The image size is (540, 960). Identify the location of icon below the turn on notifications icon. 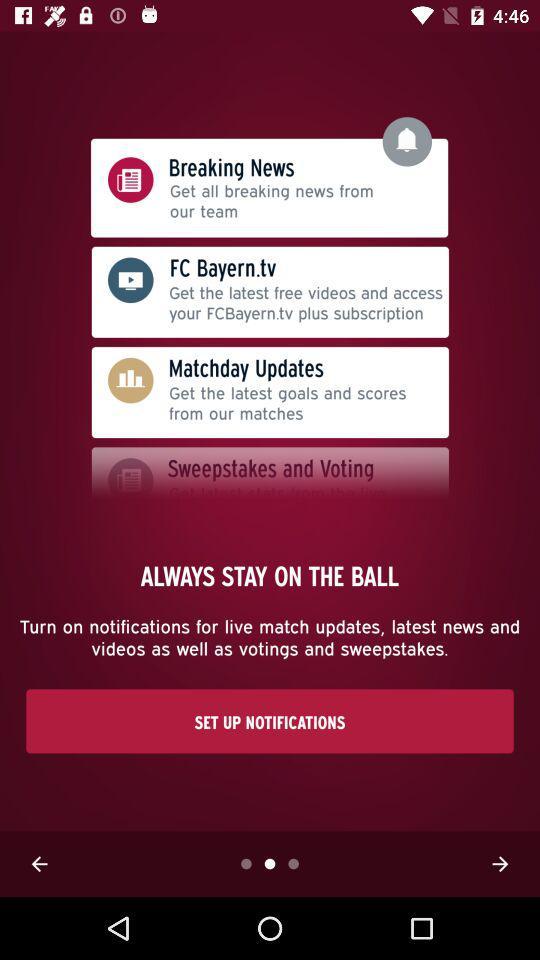
(270, 720).